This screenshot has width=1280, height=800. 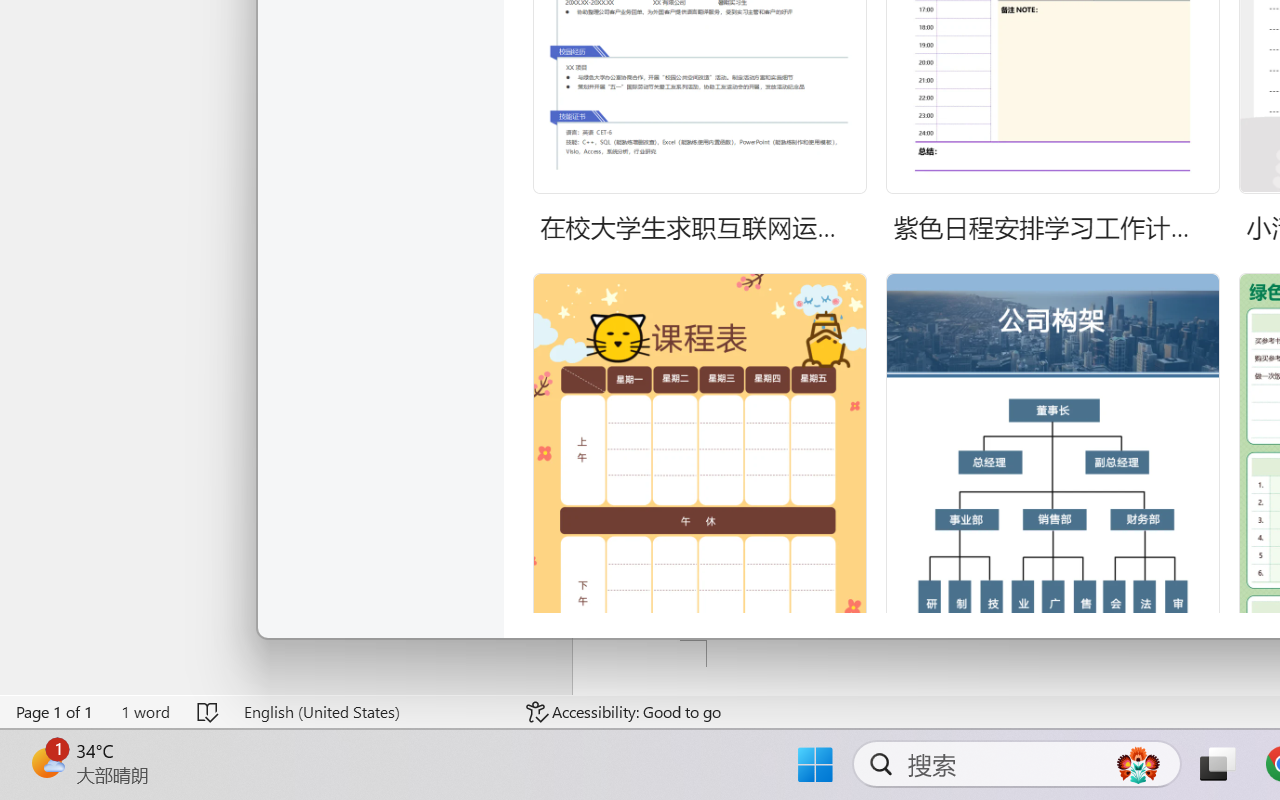 I want to click on 'Language English (United States)', so click(x=371, y=711).